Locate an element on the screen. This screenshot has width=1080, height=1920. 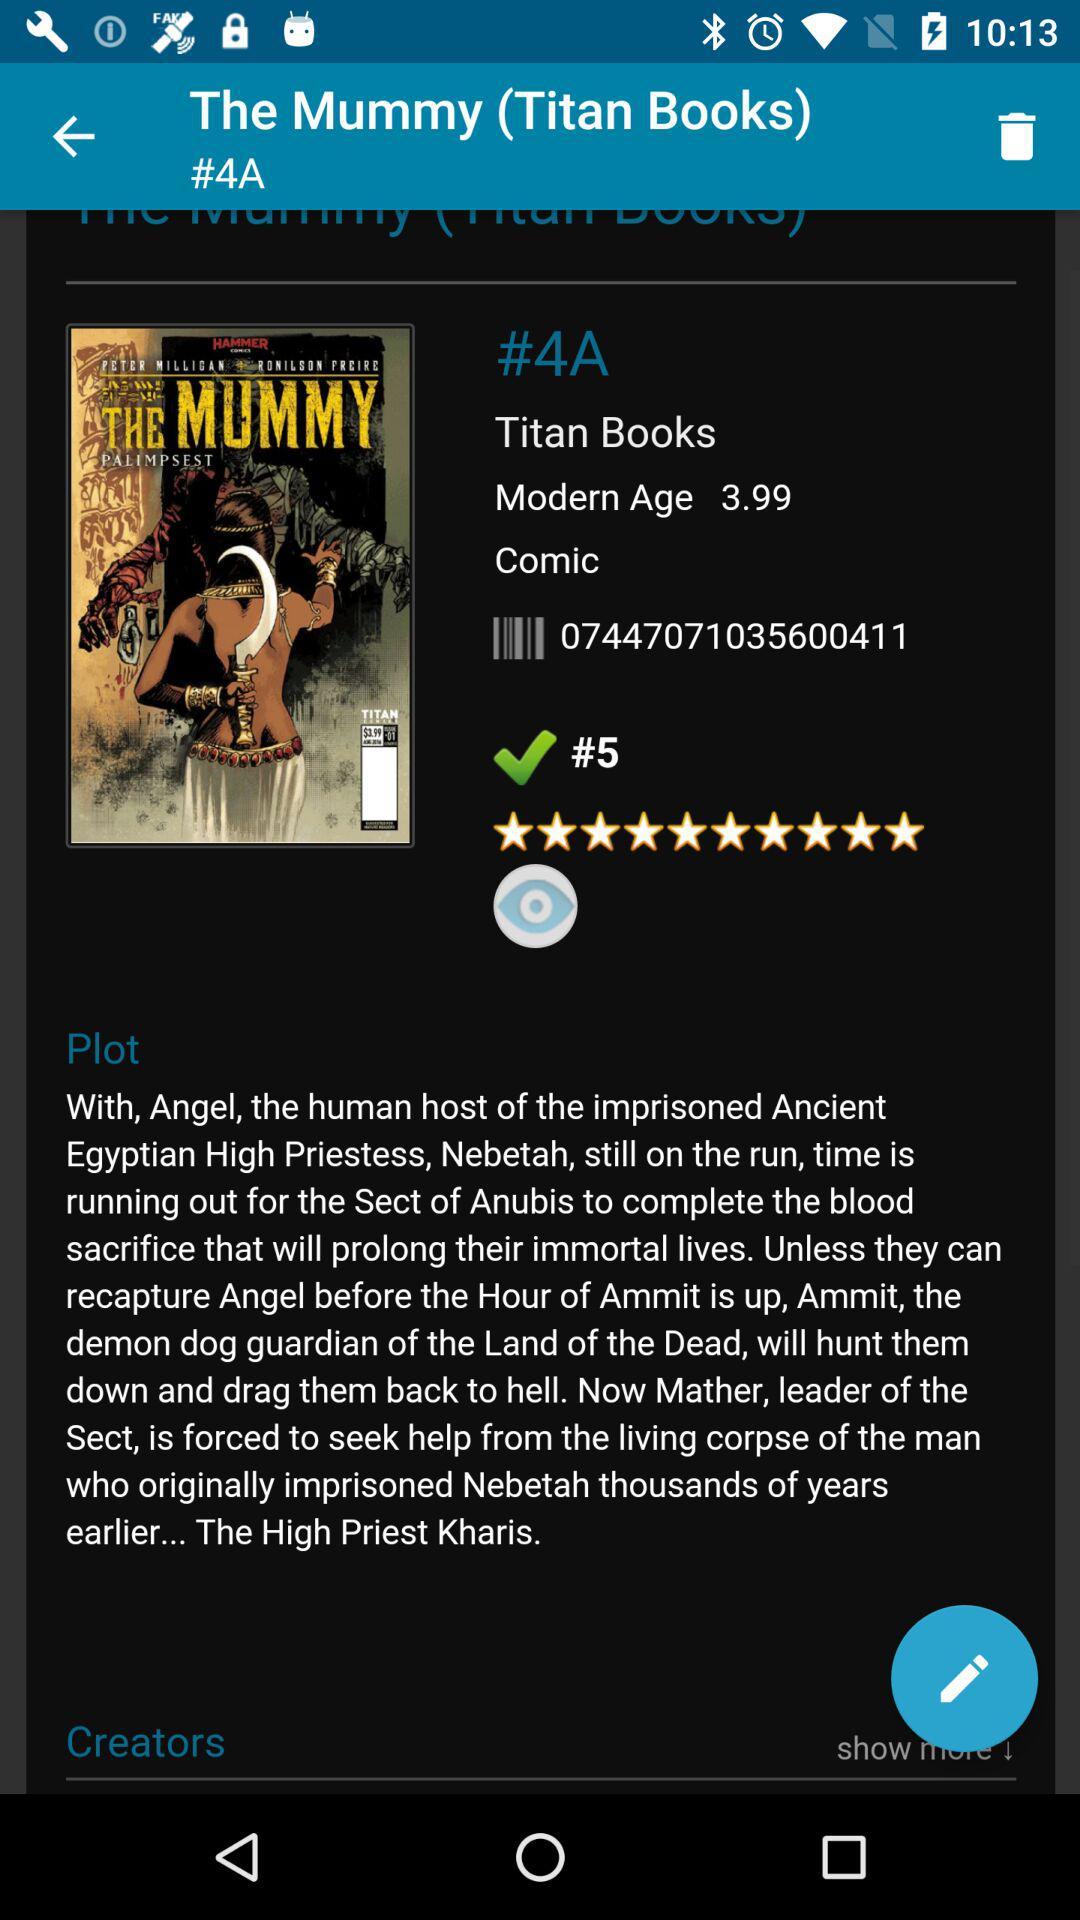
the item to the left of the the mummy titan is located at coordinates (72, 135).